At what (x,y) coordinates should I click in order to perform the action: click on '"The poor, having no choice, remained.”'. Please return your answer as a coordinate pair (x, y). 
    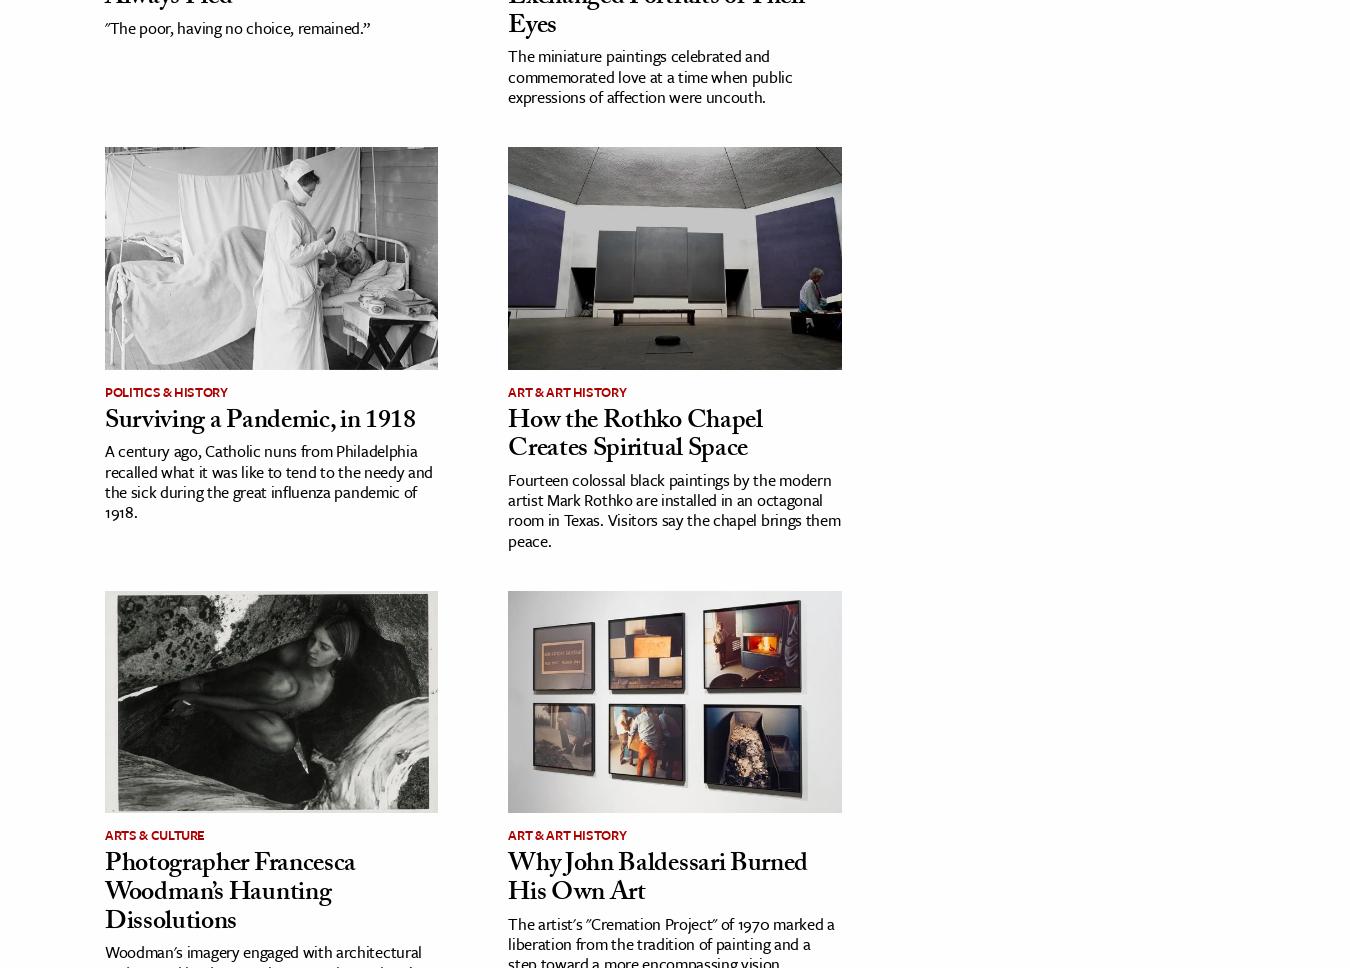
    Looking at the image, I should click on (236, 27).